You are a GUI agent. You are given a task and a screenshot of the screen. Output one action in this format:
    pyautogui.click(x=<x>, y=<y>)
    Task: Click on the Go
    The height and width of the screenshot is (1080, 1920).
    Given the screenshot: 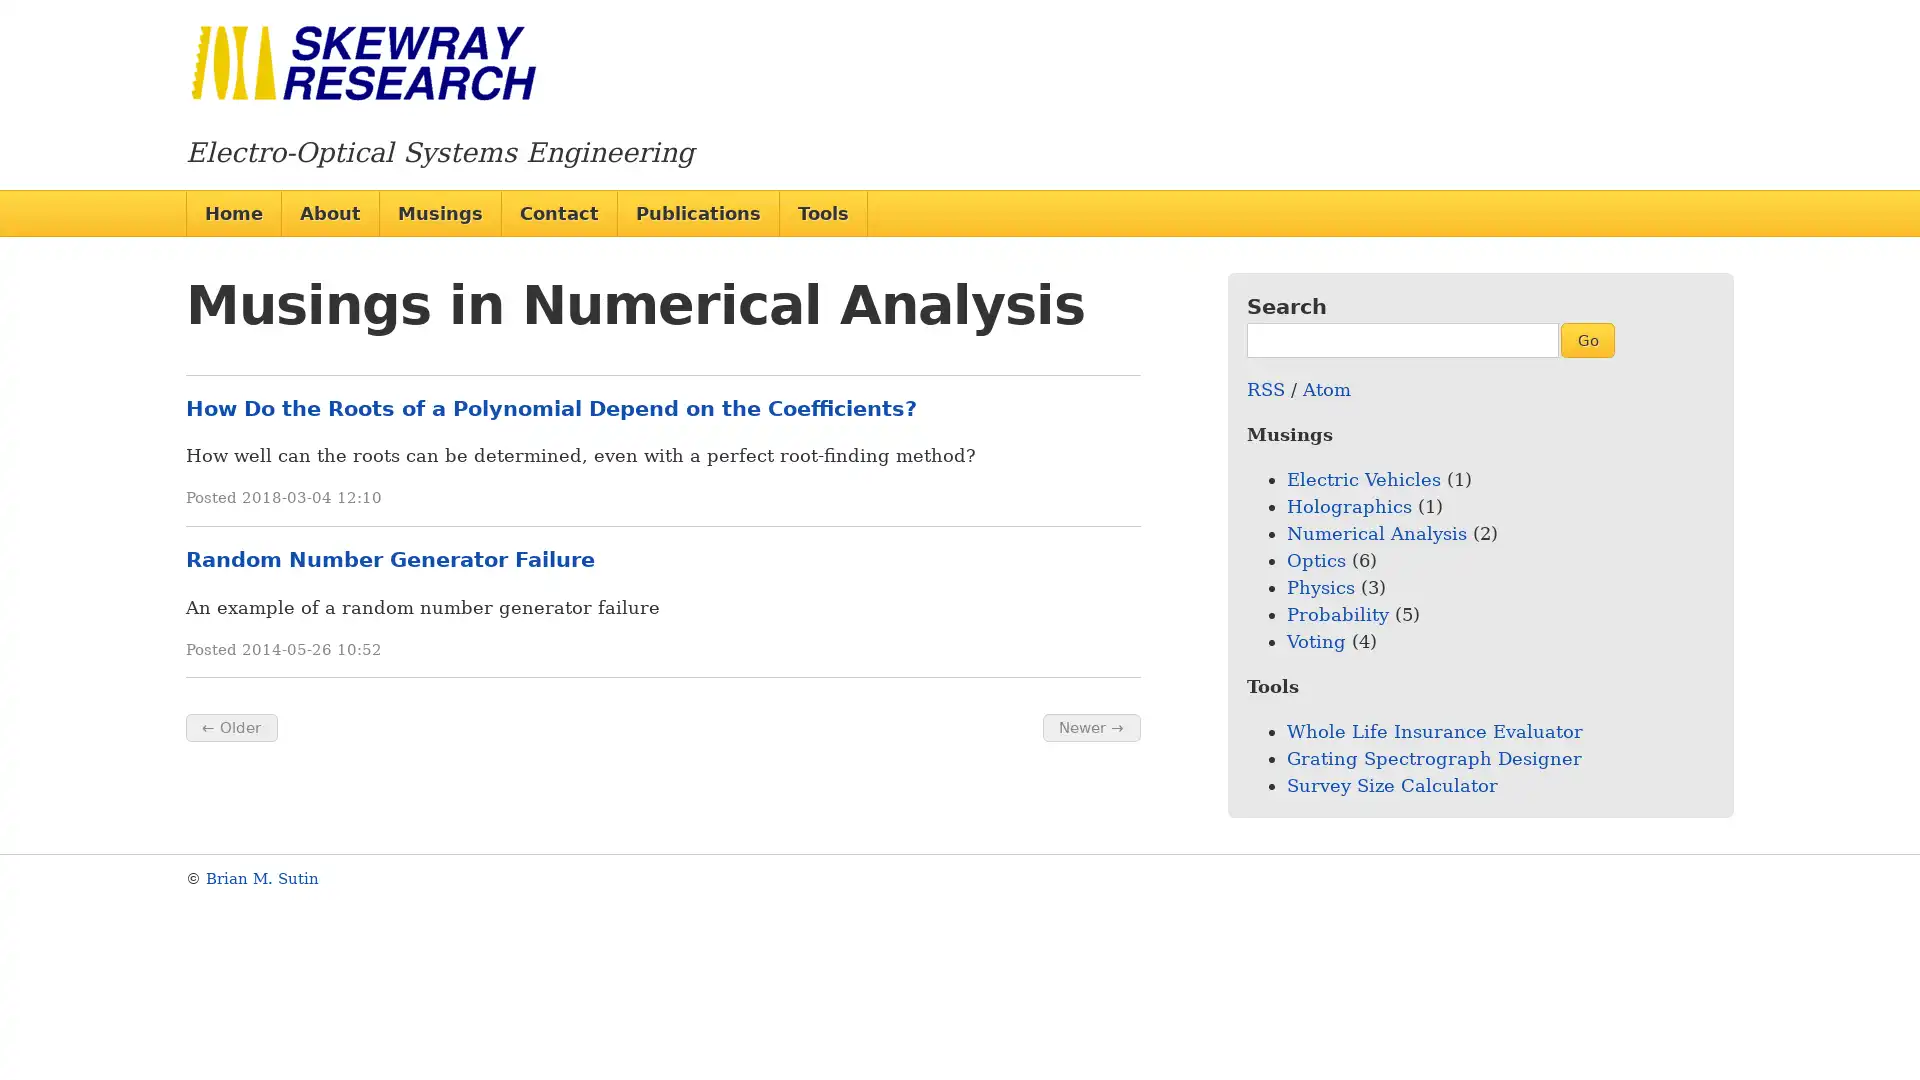 What is the action you would take?
    pyautogui.click(x=1586, y=338)
    